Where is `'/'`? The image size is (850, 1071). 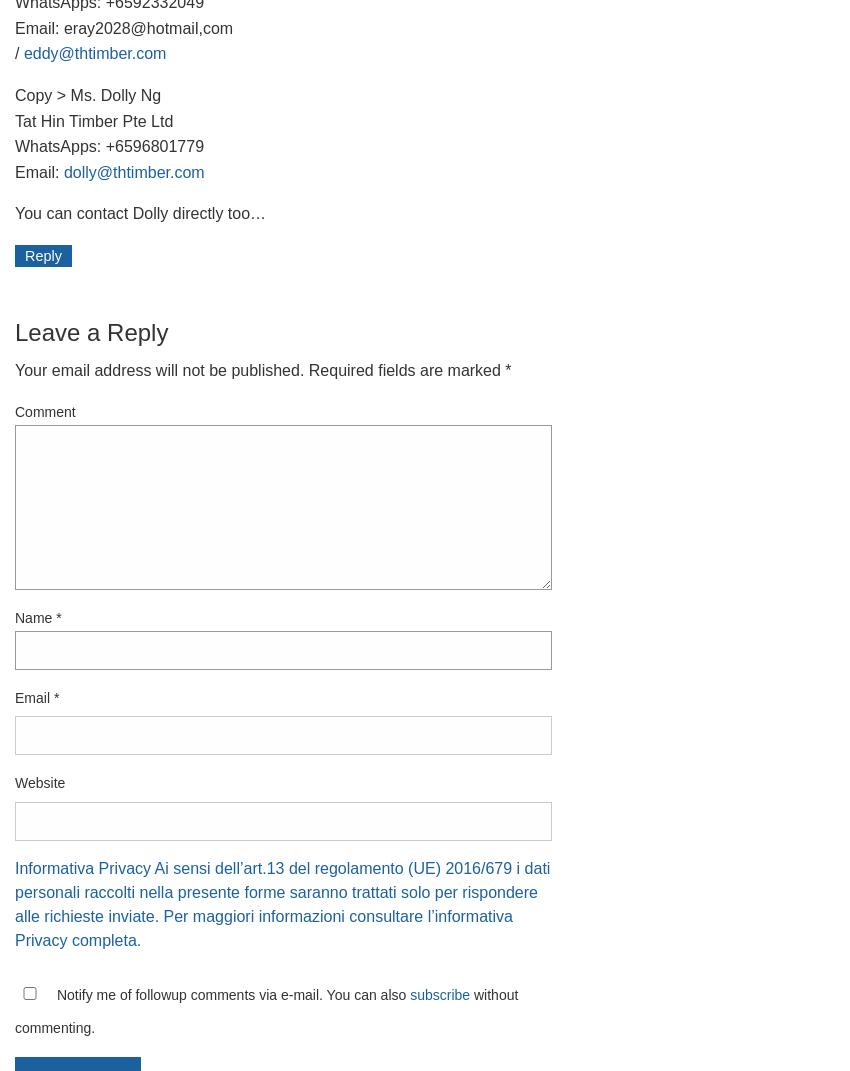 '/' is located at coordinates (18, 52).